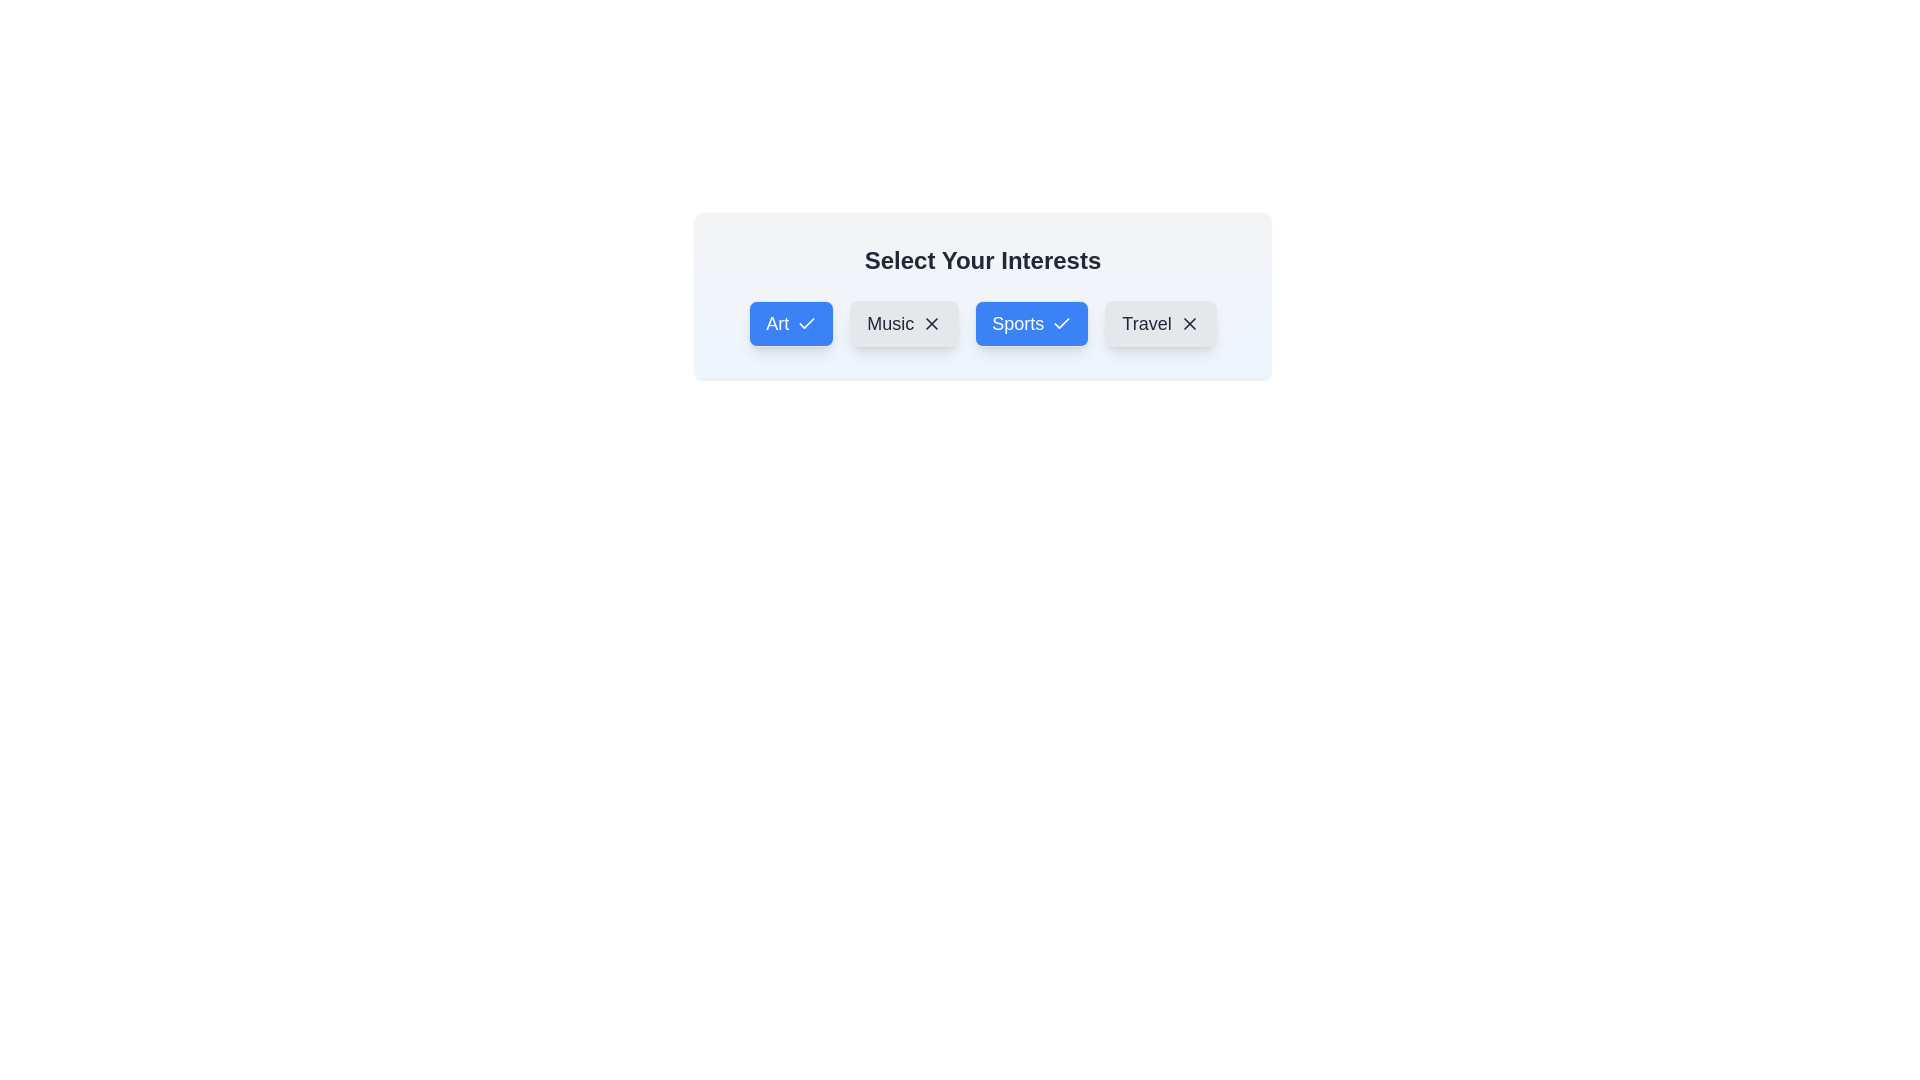 The width and height of the screenshot is (1920, 1080). I want to click on the interest item Sports, so click(1032, 323).